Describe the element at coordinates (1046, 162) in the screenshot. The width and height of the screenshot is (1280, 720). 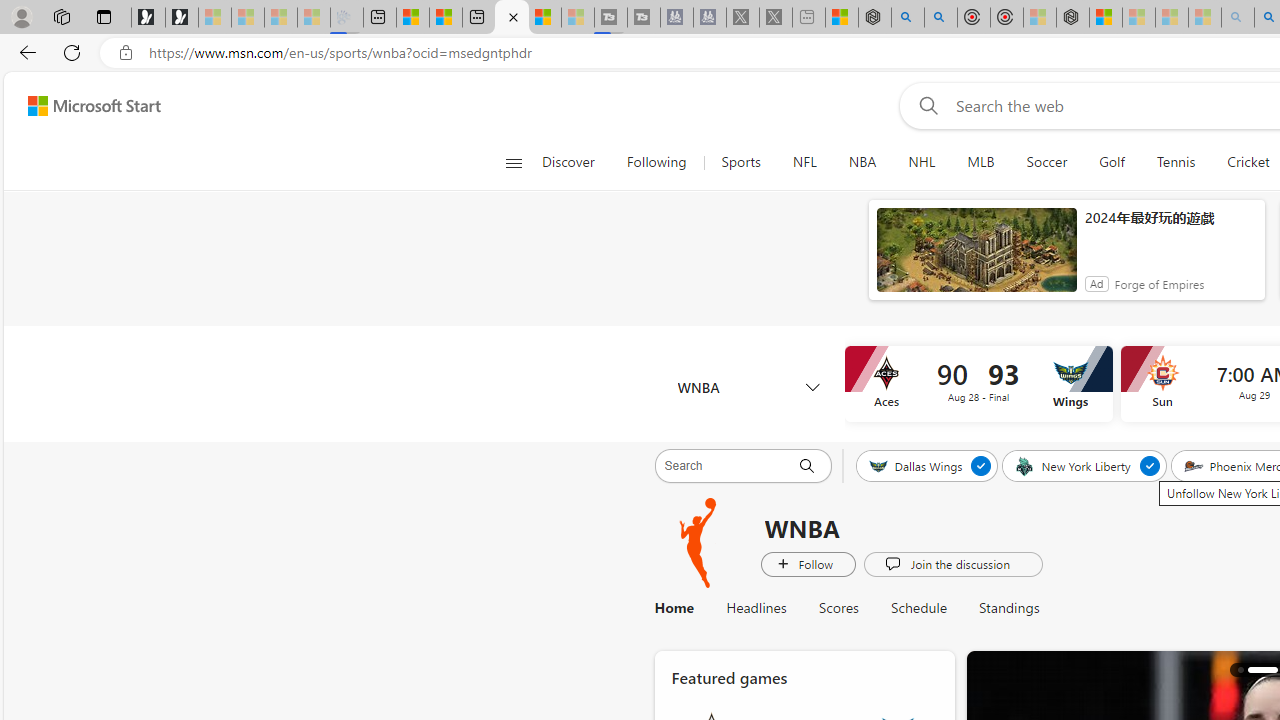
I see `'Soccer'` at that location.